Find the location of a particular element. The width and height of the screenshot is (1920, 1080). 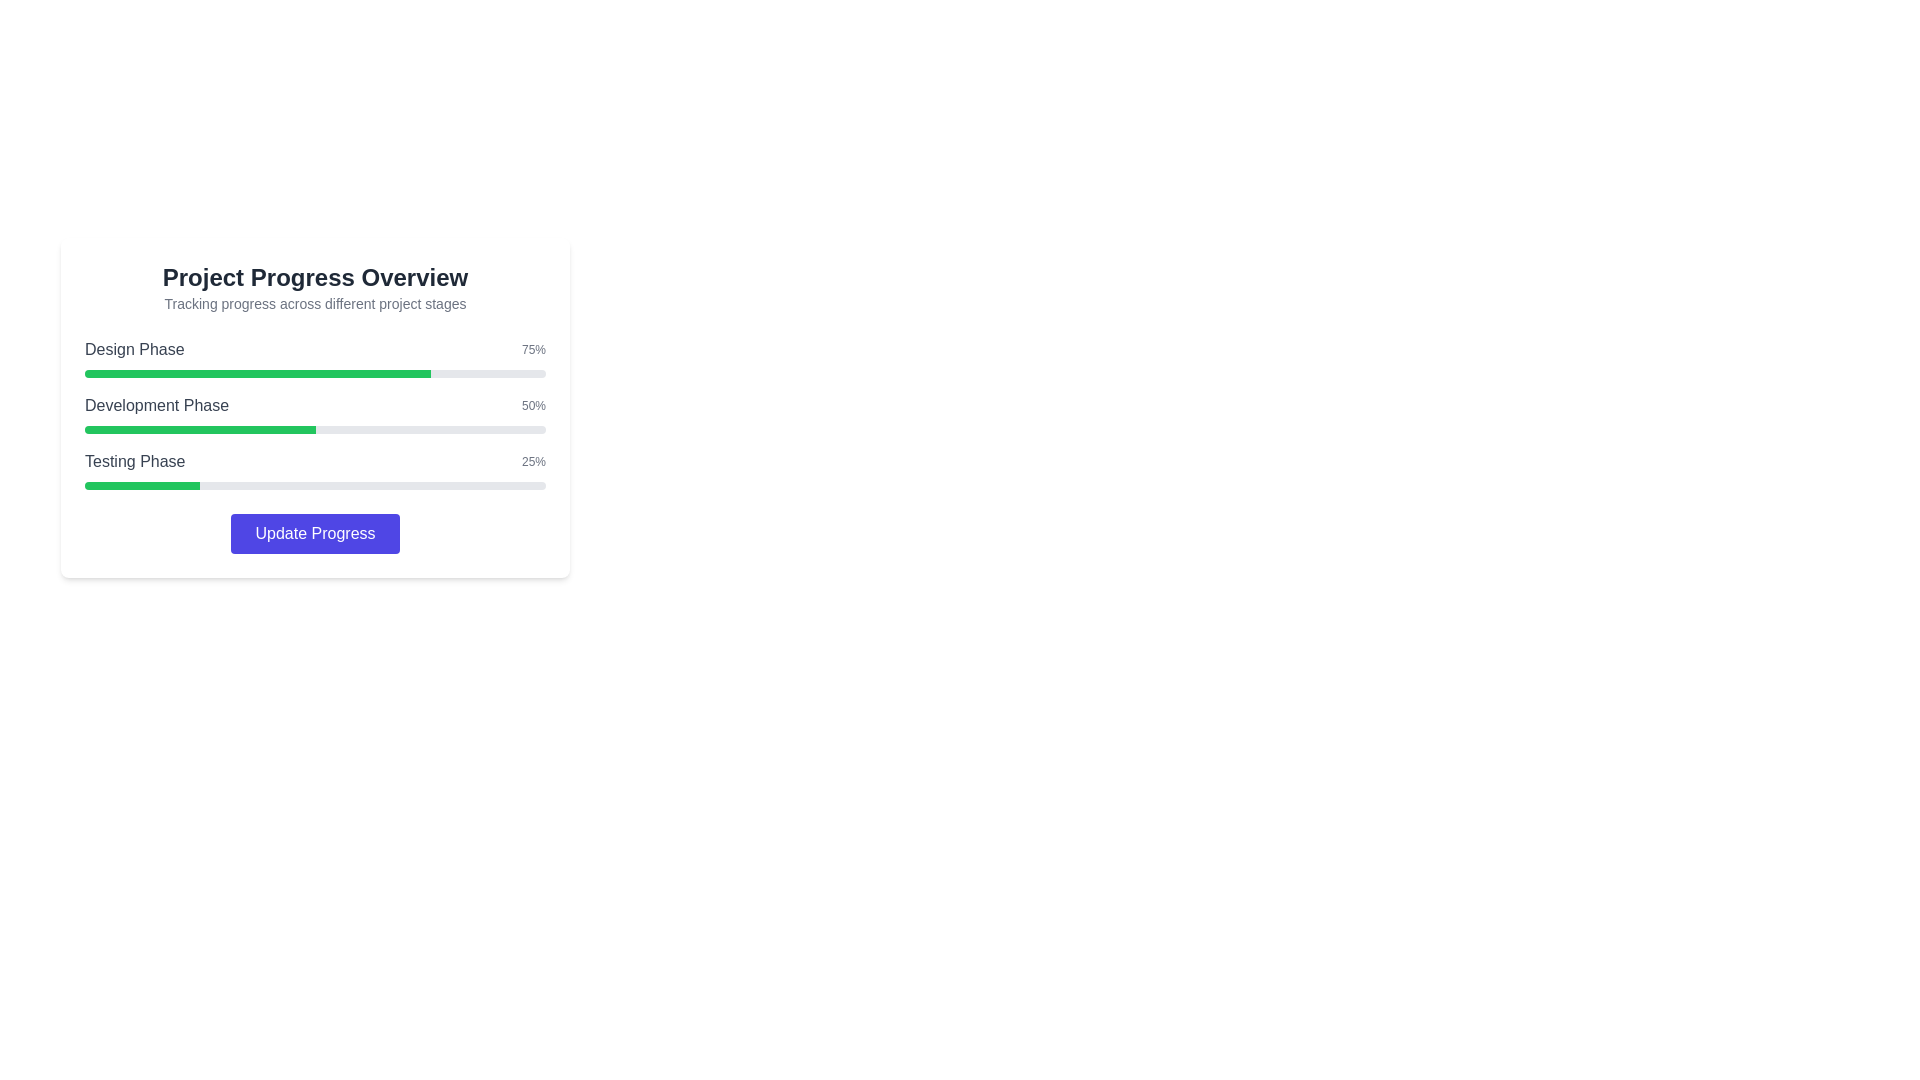

the Text label that signifies the phase of a process or project, positioned to the left of the progress bar and associated percentage label, located at the bottom of the content card is located at coordinates (134, 462).